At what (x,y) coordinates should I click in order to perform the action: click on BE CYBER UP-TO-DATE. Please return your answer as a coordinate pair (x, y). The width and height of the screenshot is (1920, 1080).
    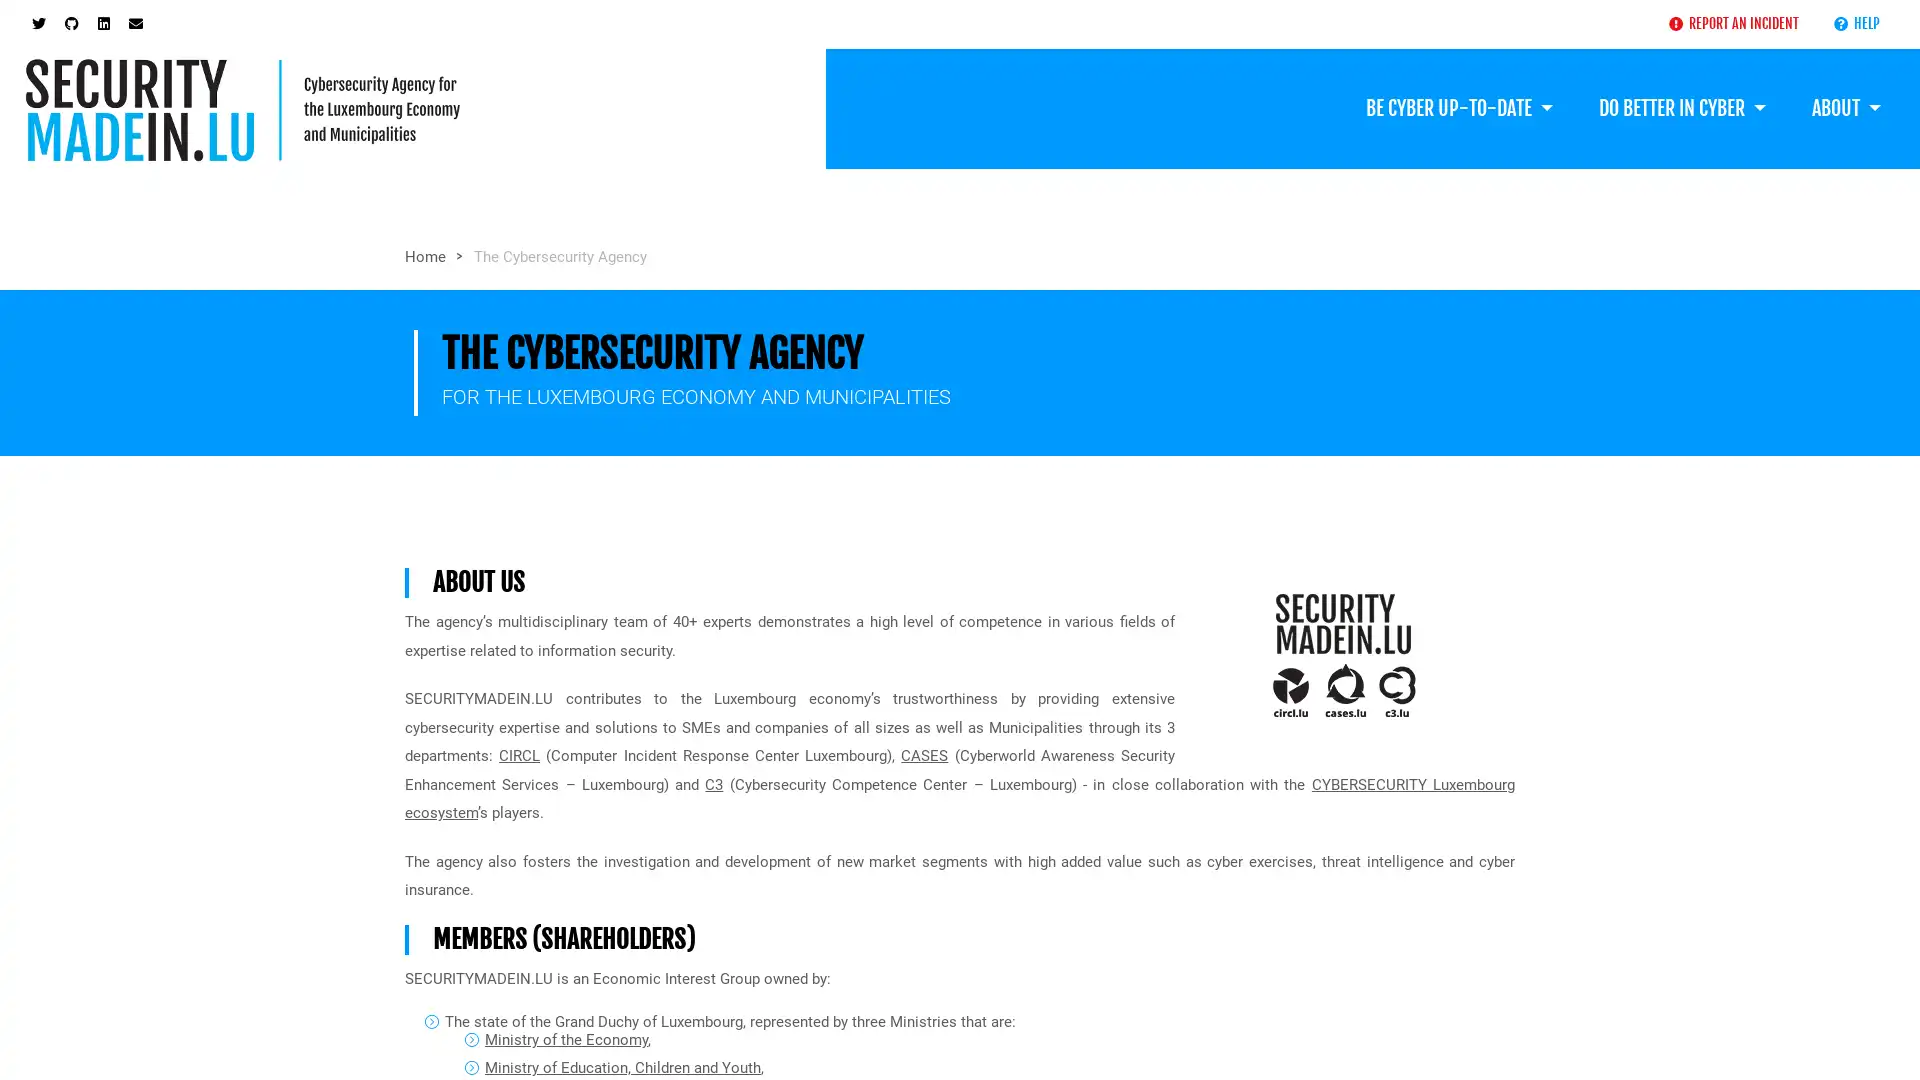
    Looking at the image, I should click on (1458, 108).